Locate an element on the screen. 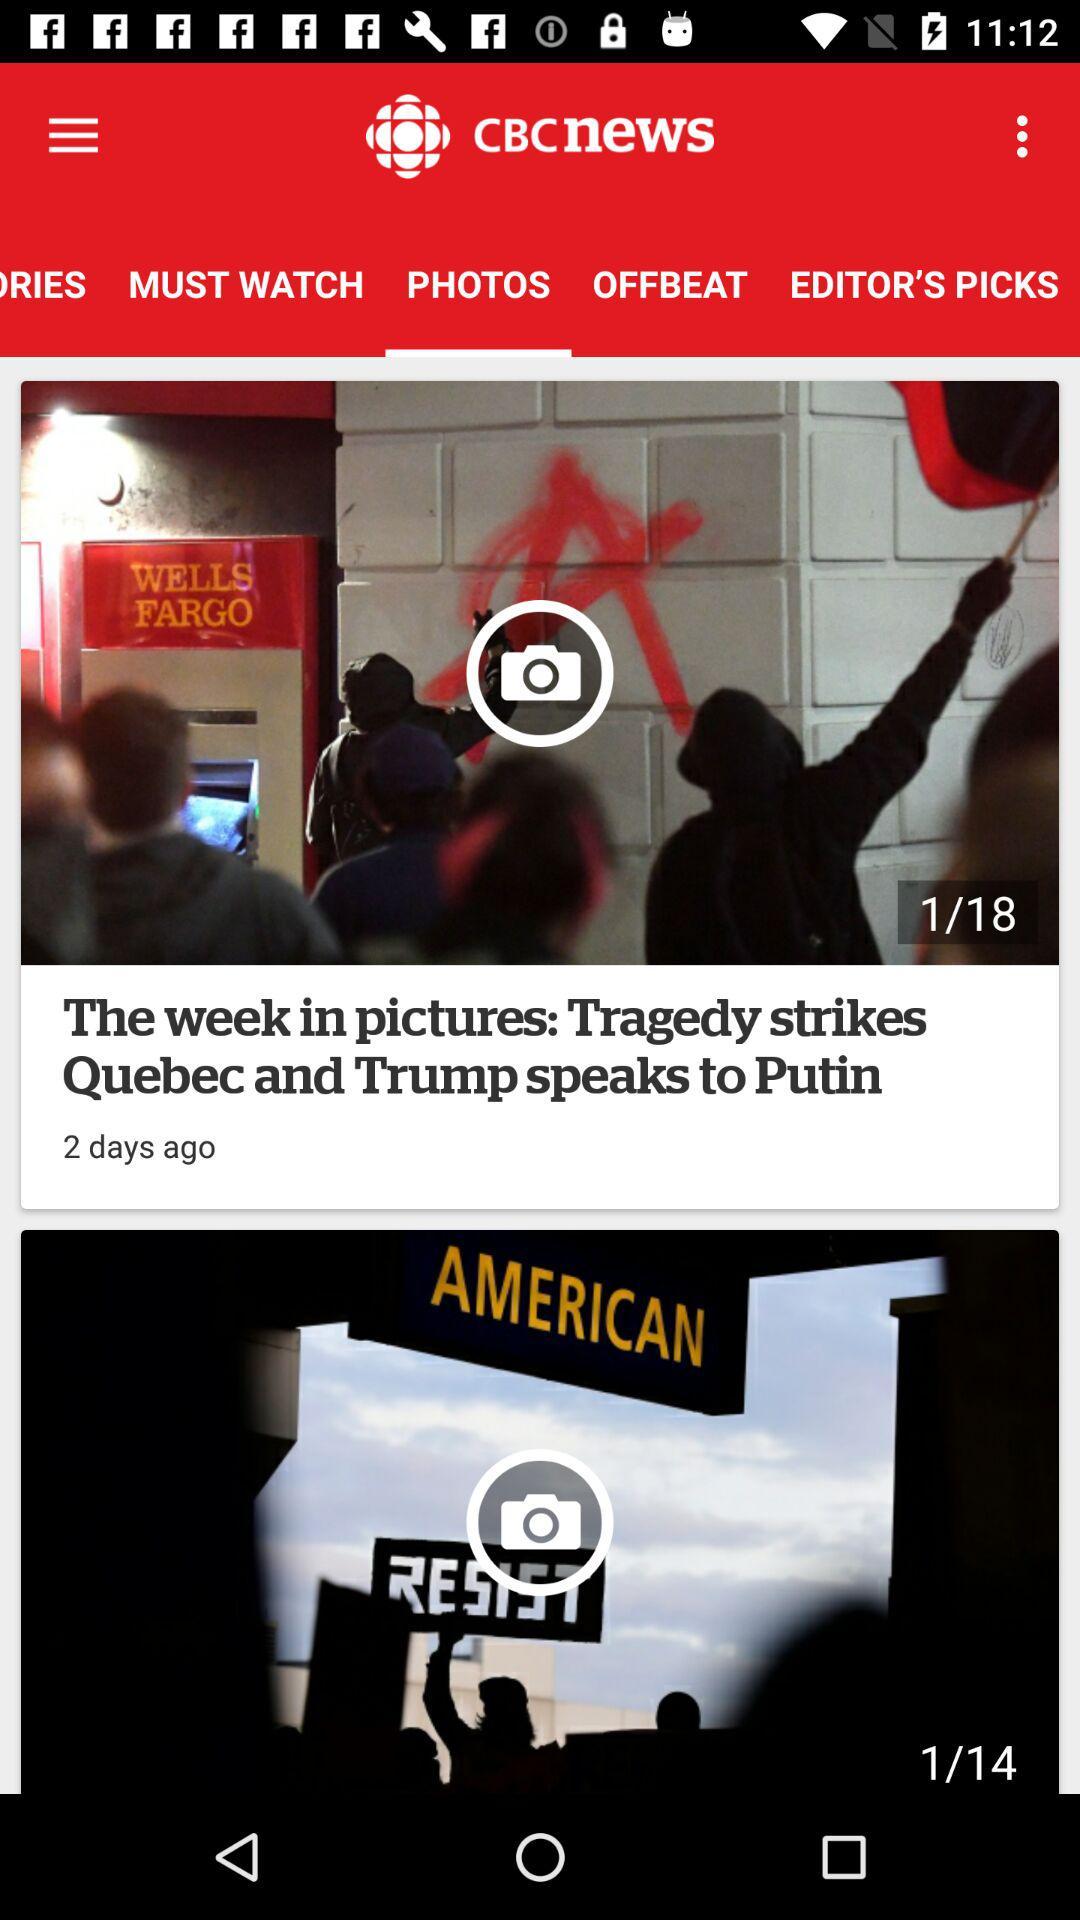  the icon to the right of top stories is located at coordinates (245, 282).